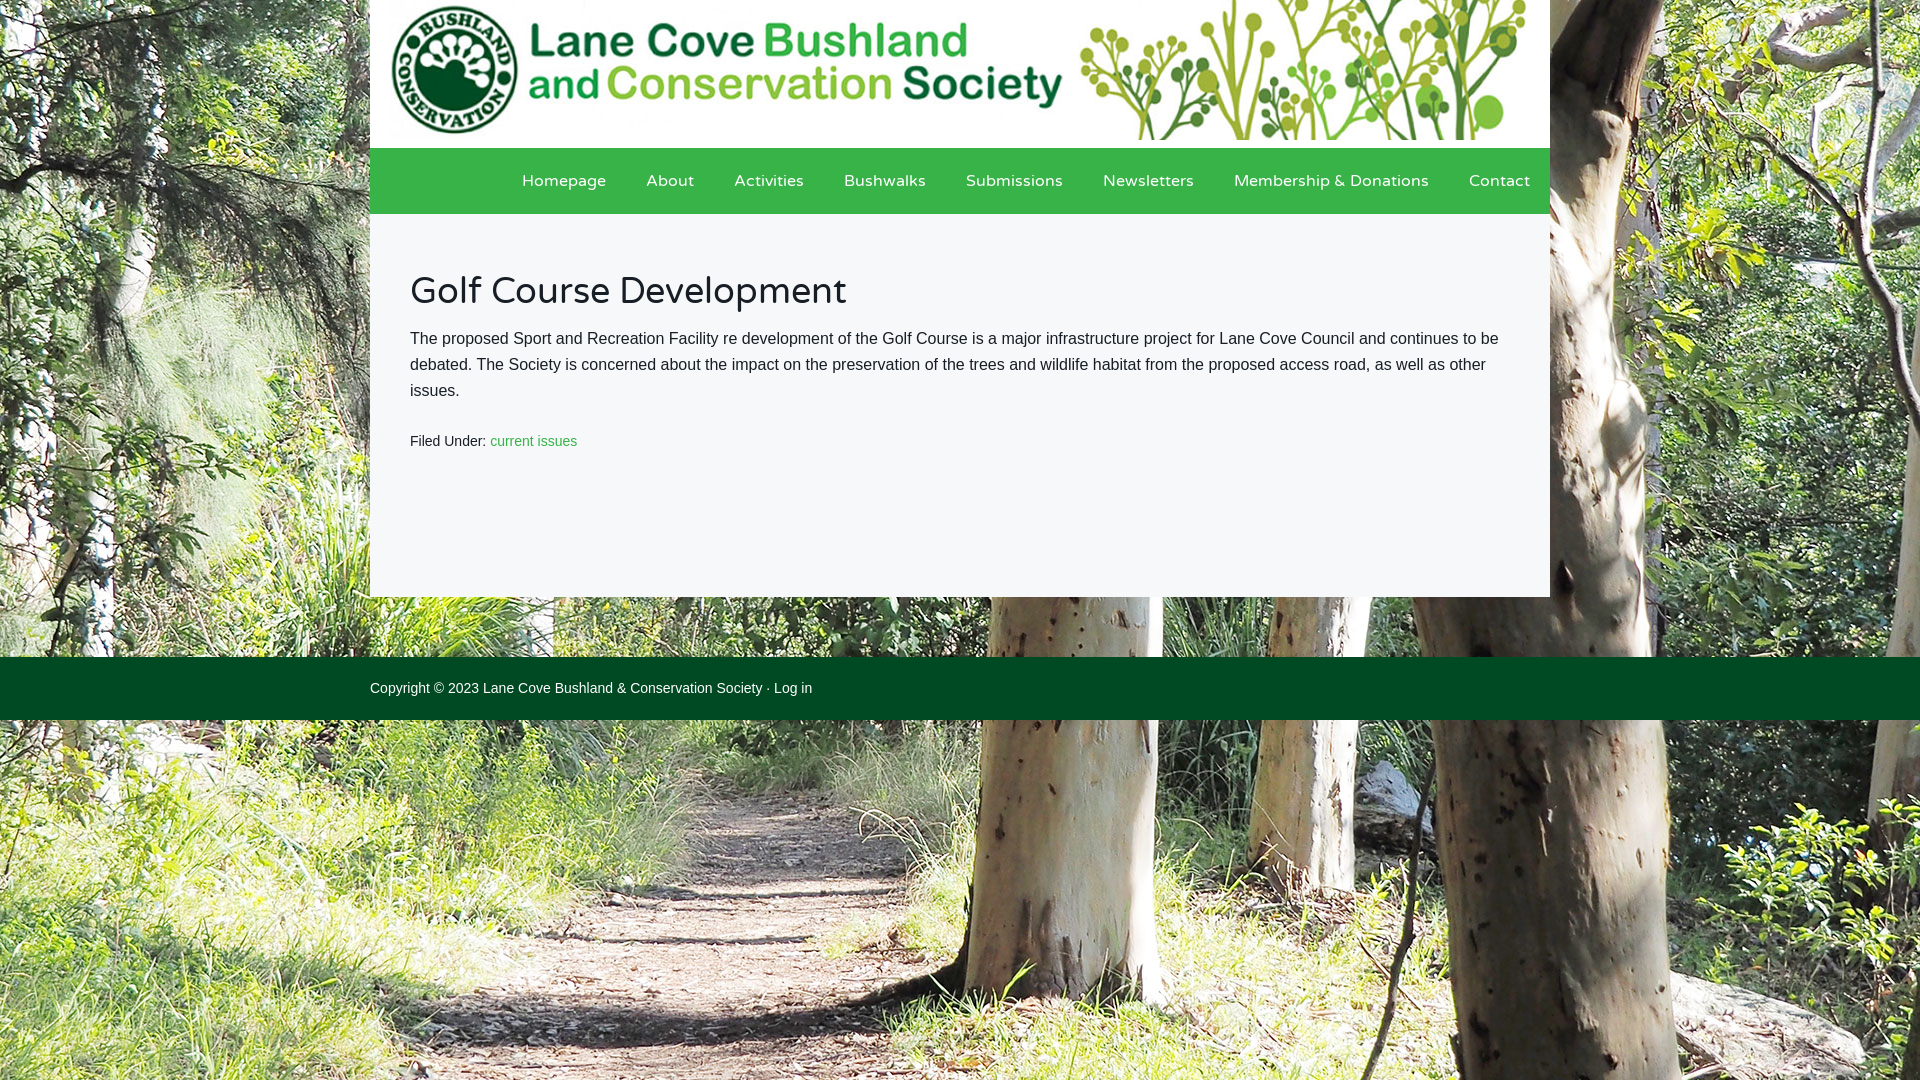  I want to click on 'Submissions', so click(1014, 181).